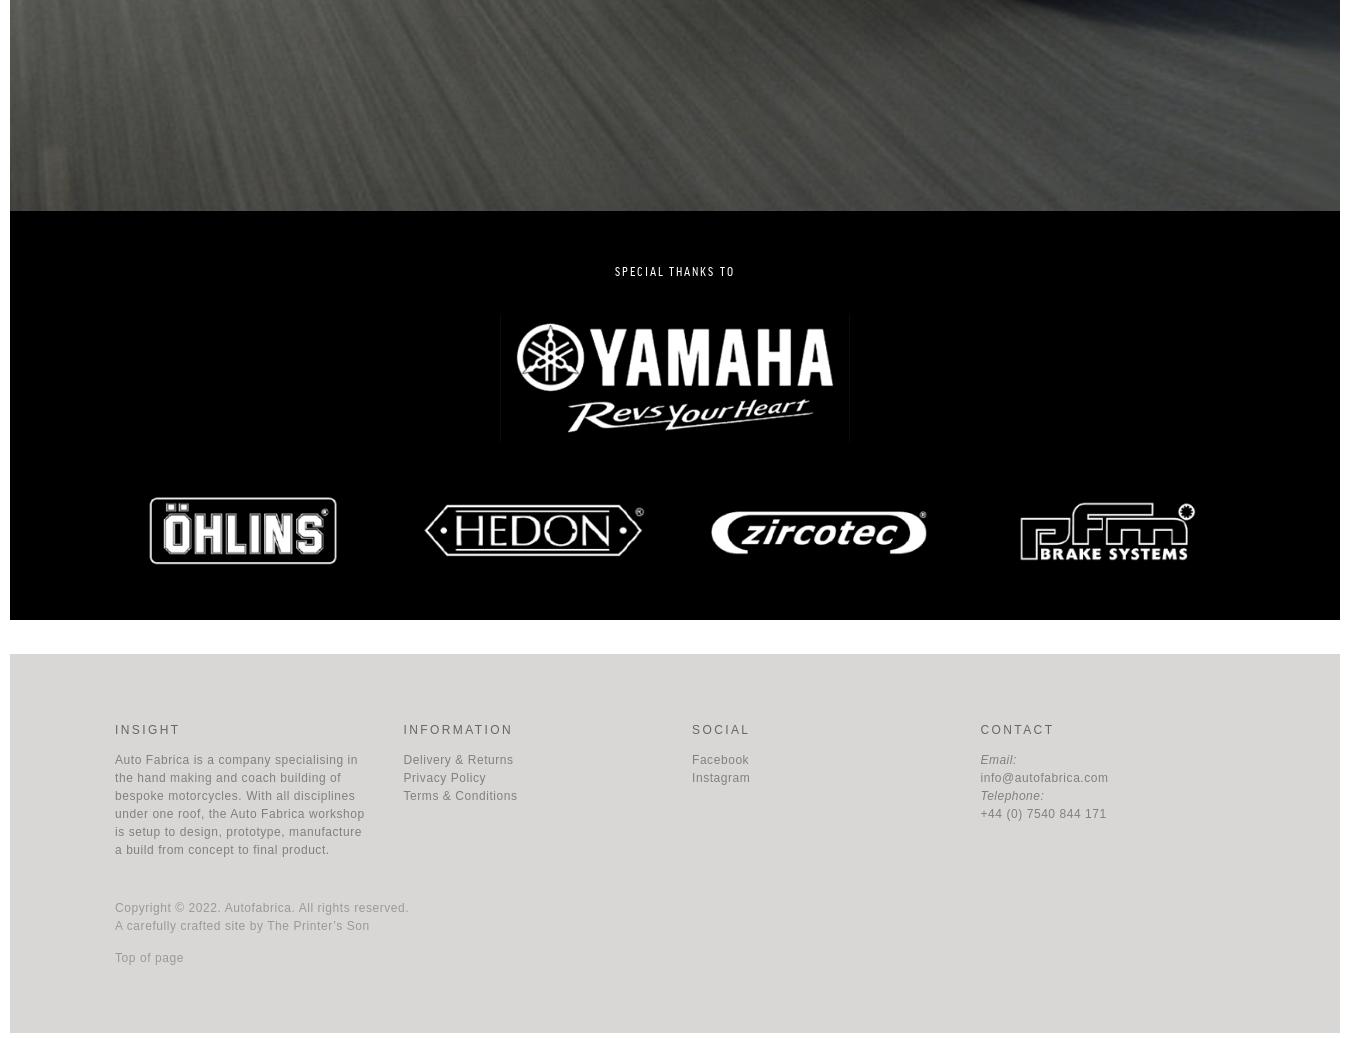 The image size is (1350, 1038). Describe the element at coordinates (1016, 727) in the screenshot. I see `'Contact'` at that location.